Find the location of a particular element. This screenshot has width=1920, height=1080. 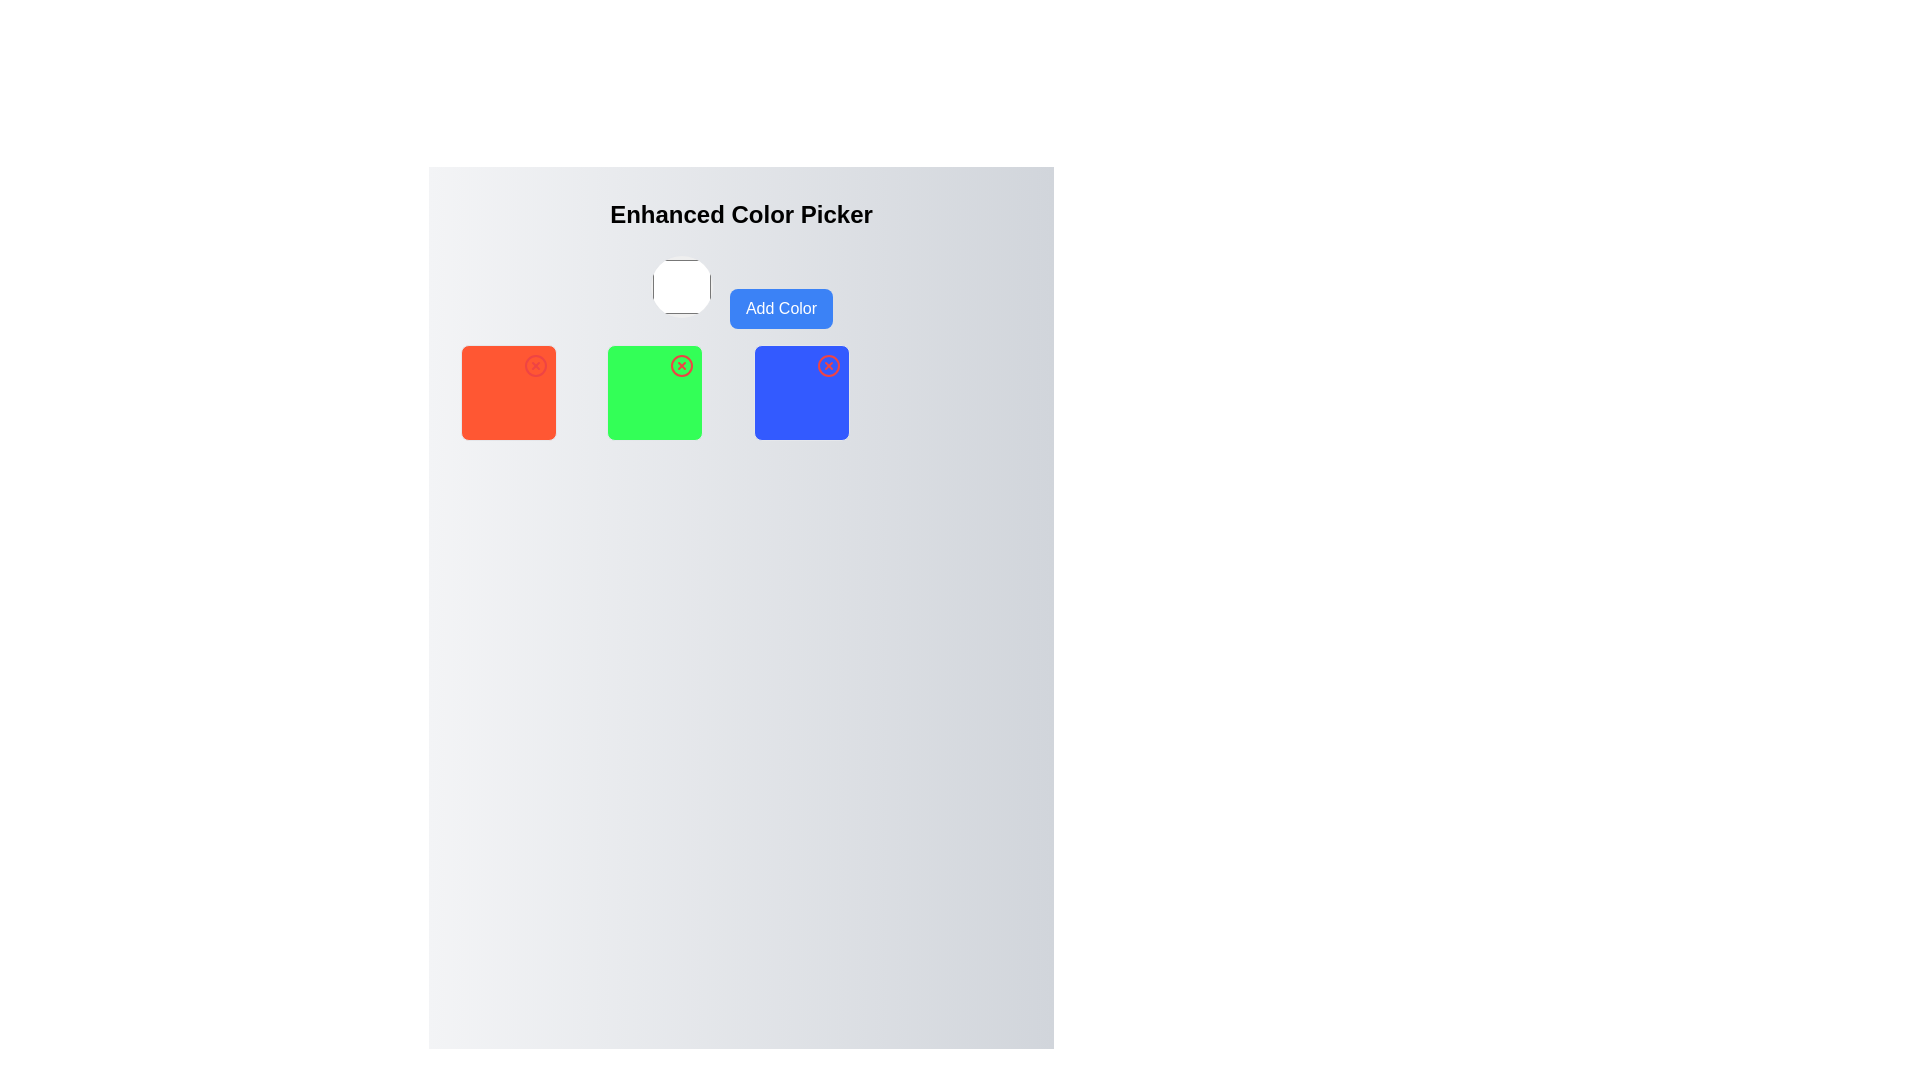

the first color block in the color picker interface is located at coordinates (508, 393).